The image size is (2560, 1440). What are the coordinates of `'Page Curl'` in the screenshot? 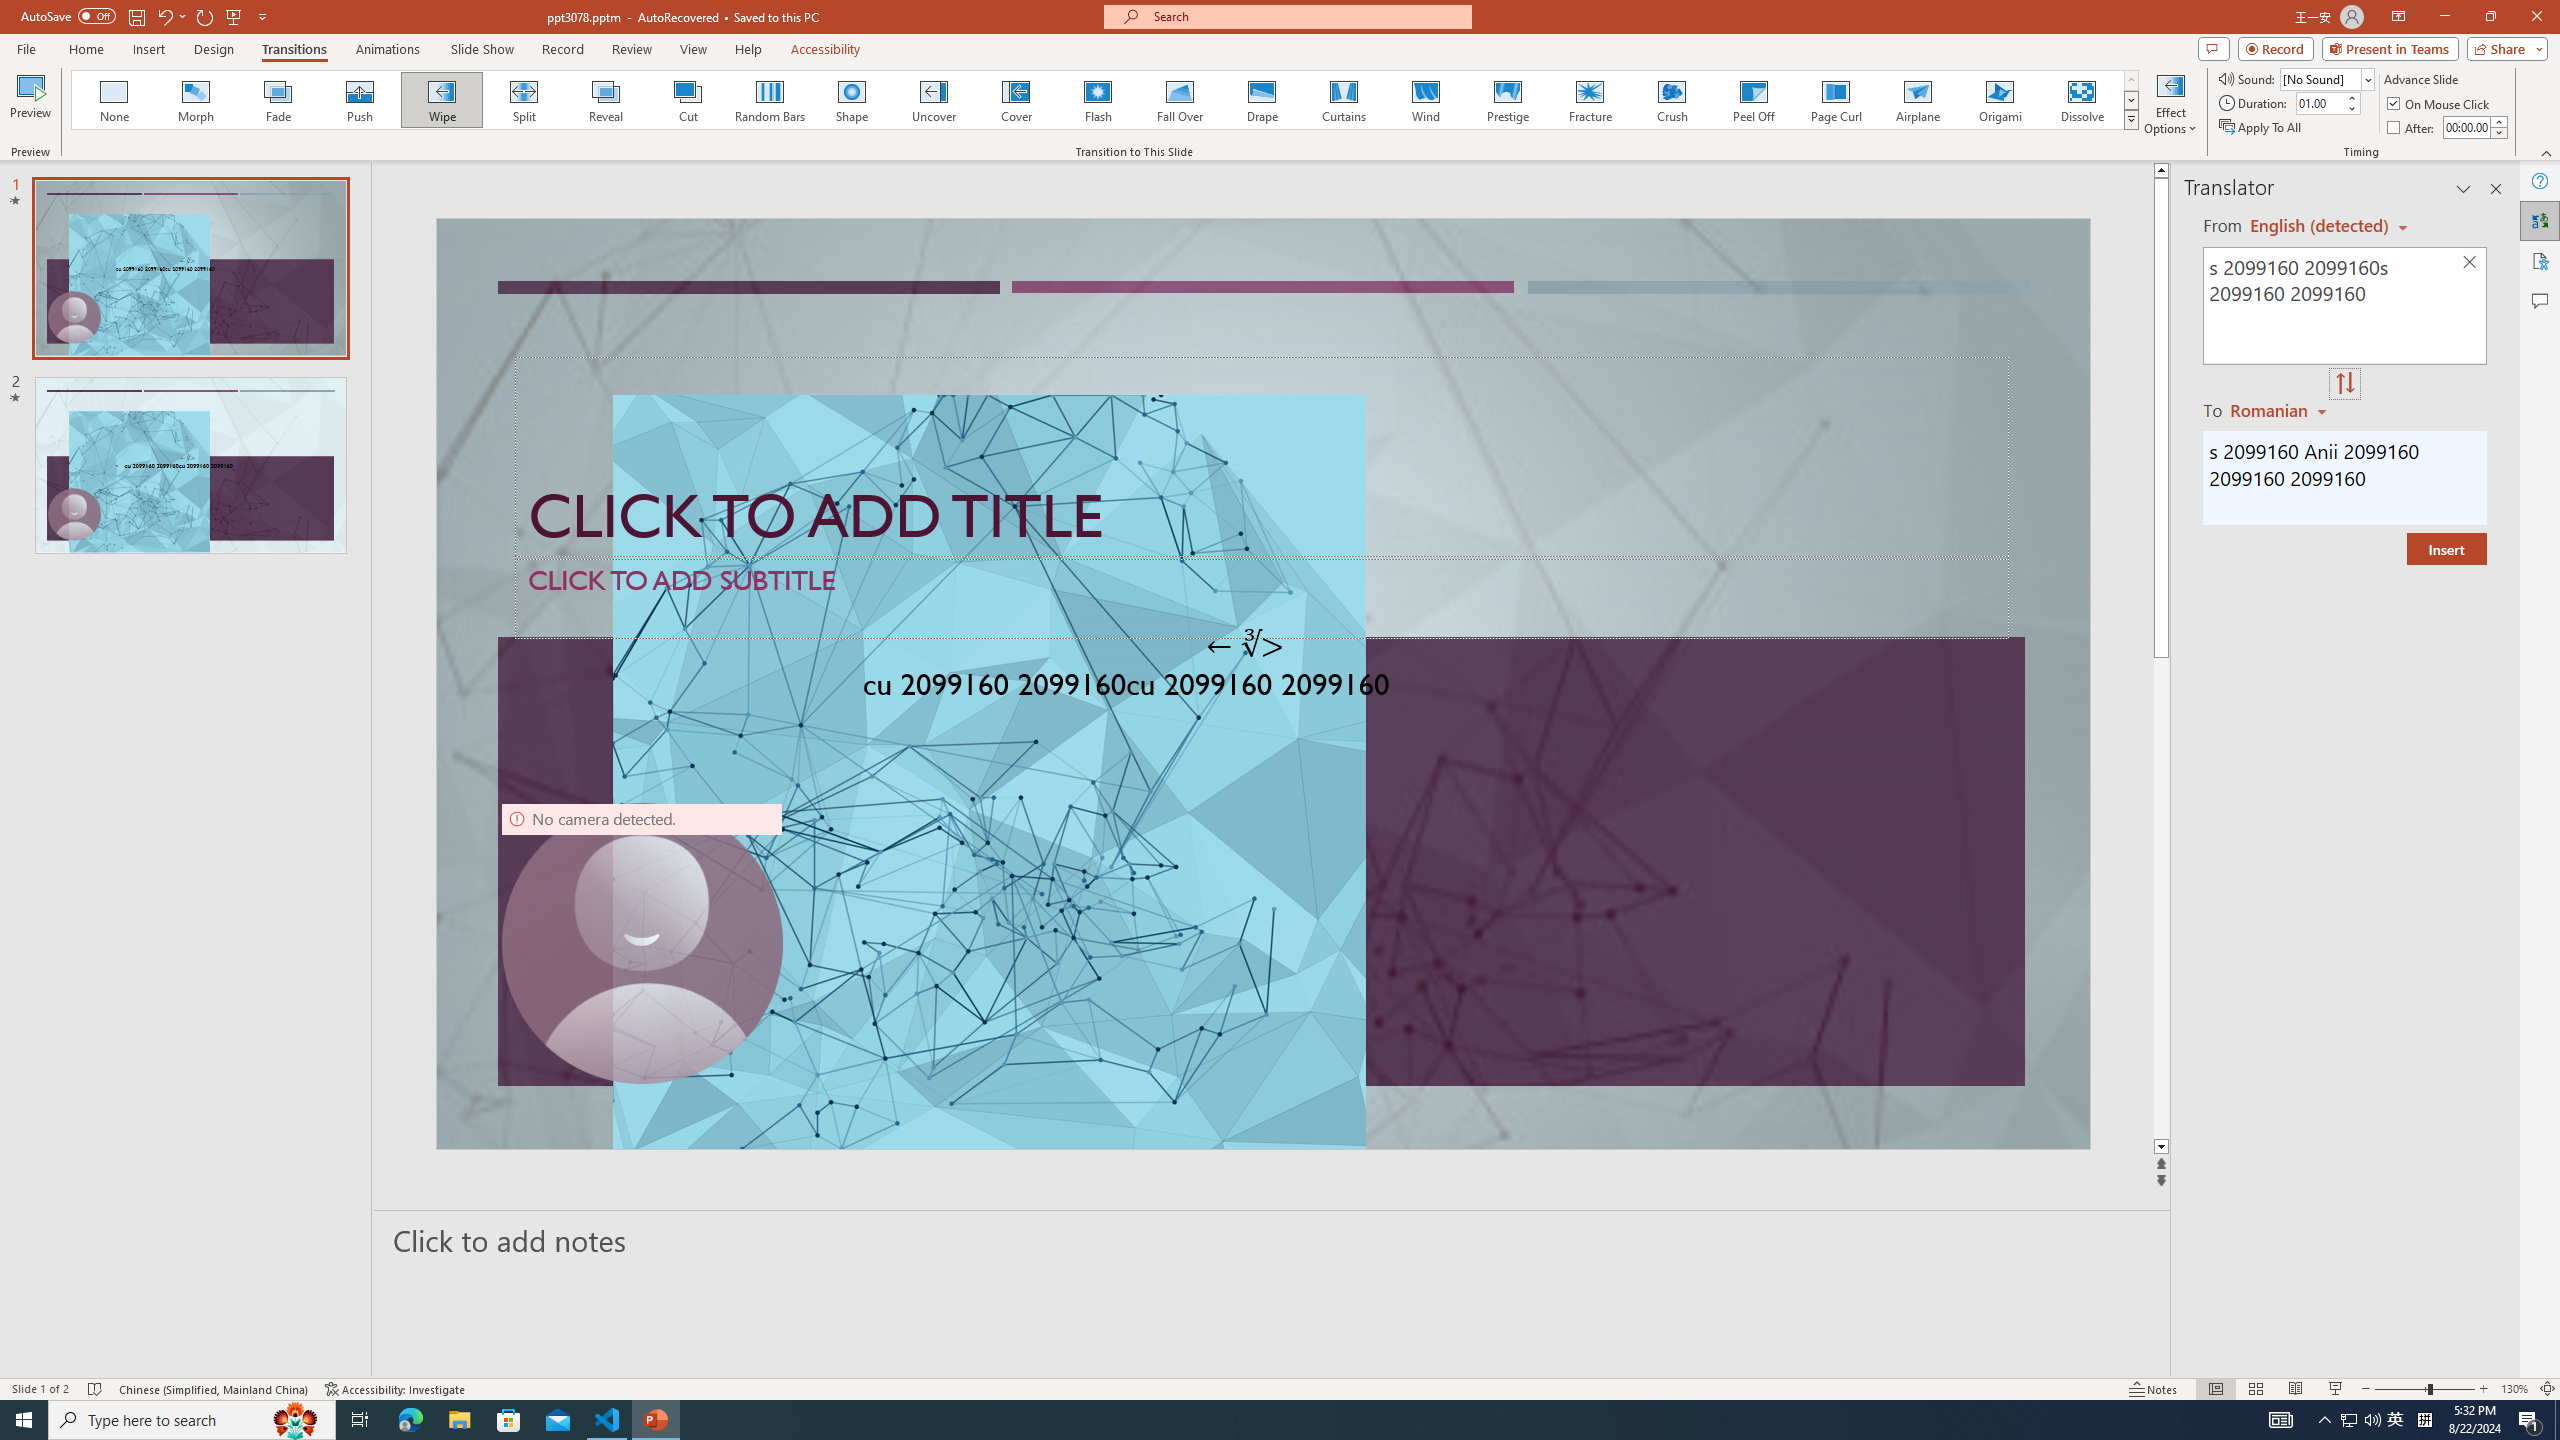 It's located at (1834, 99).